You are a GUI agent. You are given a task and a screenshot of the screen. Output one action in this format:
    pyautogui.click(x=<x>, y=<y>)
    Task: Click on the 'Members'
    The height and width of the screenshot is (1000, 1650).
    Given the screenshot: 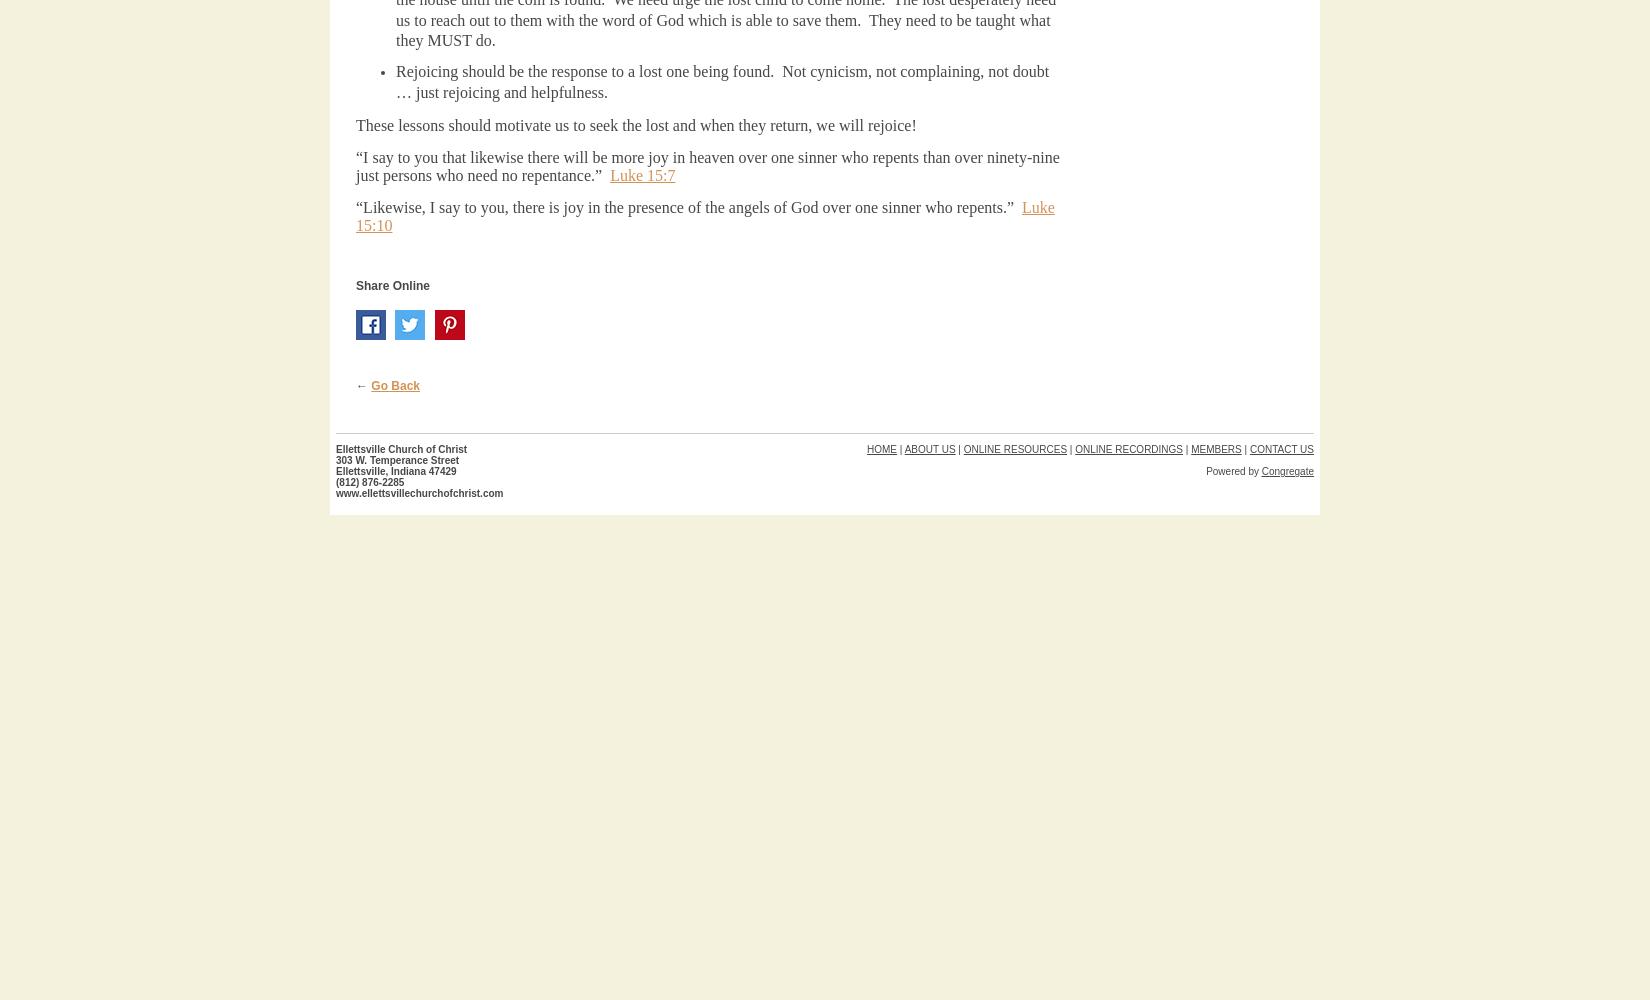 What is the action you would take?
    pyautogui.click(x=1216, y=448)
    